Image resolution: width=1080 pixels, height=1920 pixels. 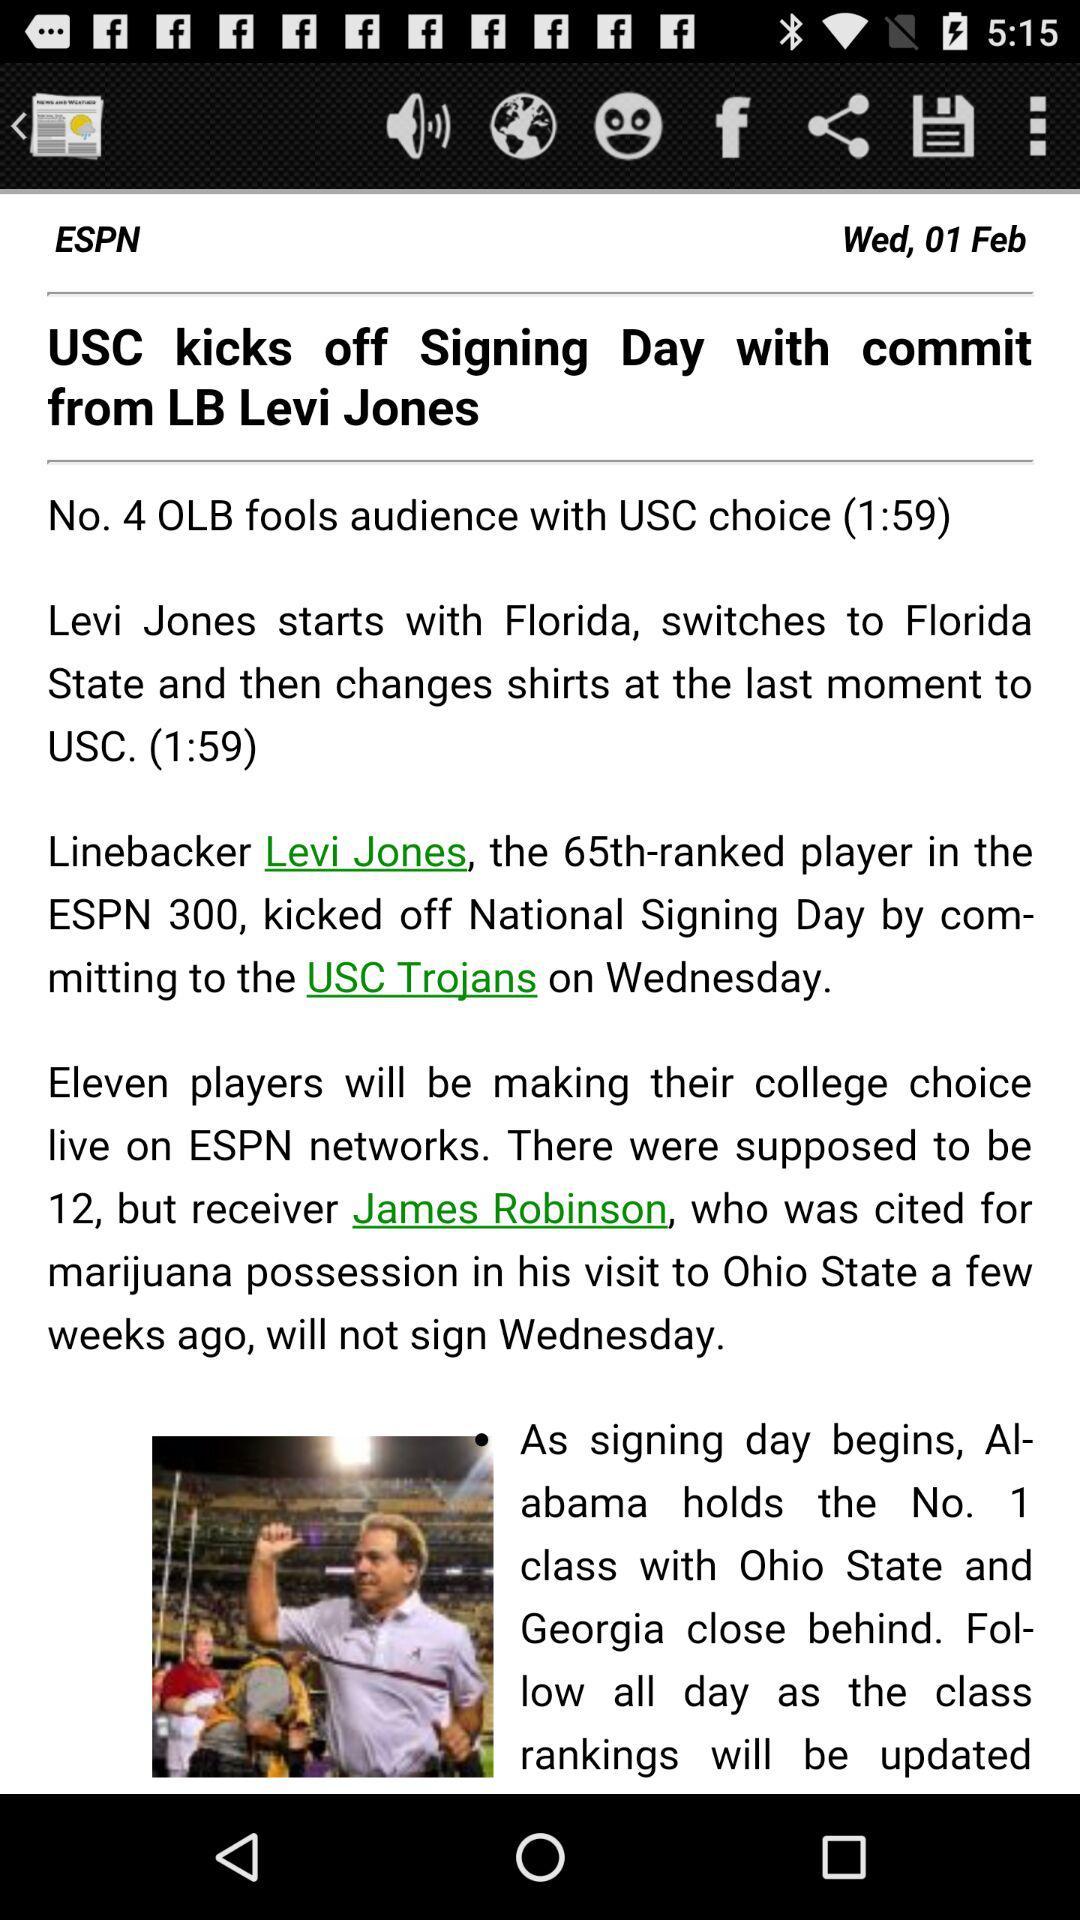 I want to click on the more icon, so click(x=1036, y=133).